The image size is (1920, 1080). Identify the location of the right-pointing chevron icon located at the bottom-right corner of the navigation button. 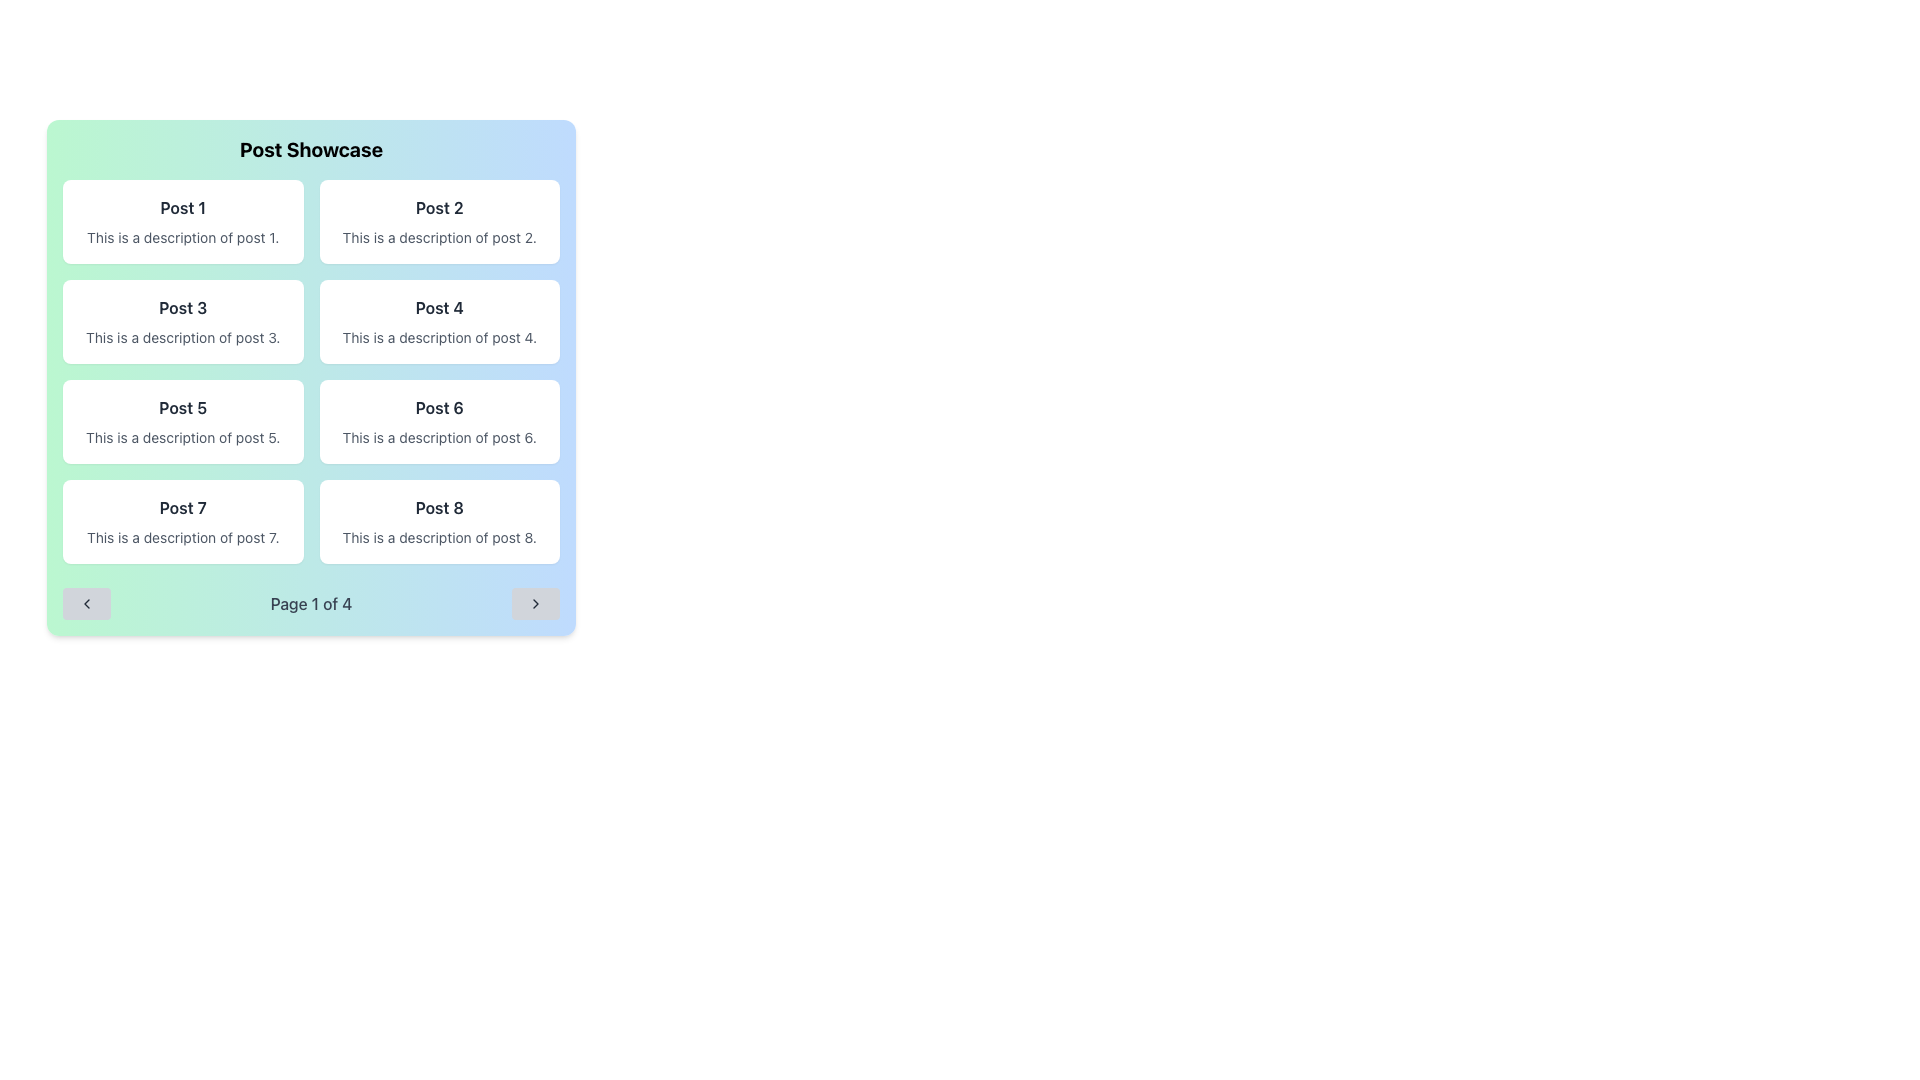
(536, 603).